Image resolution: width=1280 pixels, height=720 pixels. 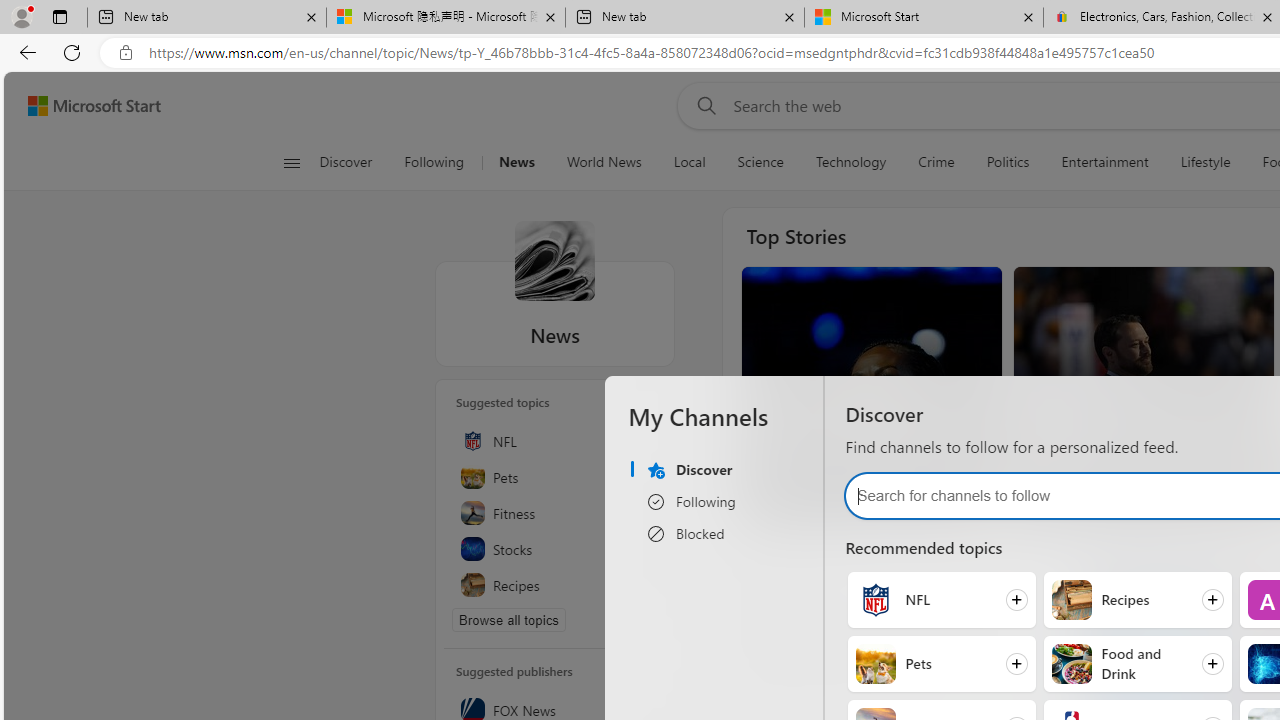 I want to click on 'Food and Drink', so click(x=1070, y=663).